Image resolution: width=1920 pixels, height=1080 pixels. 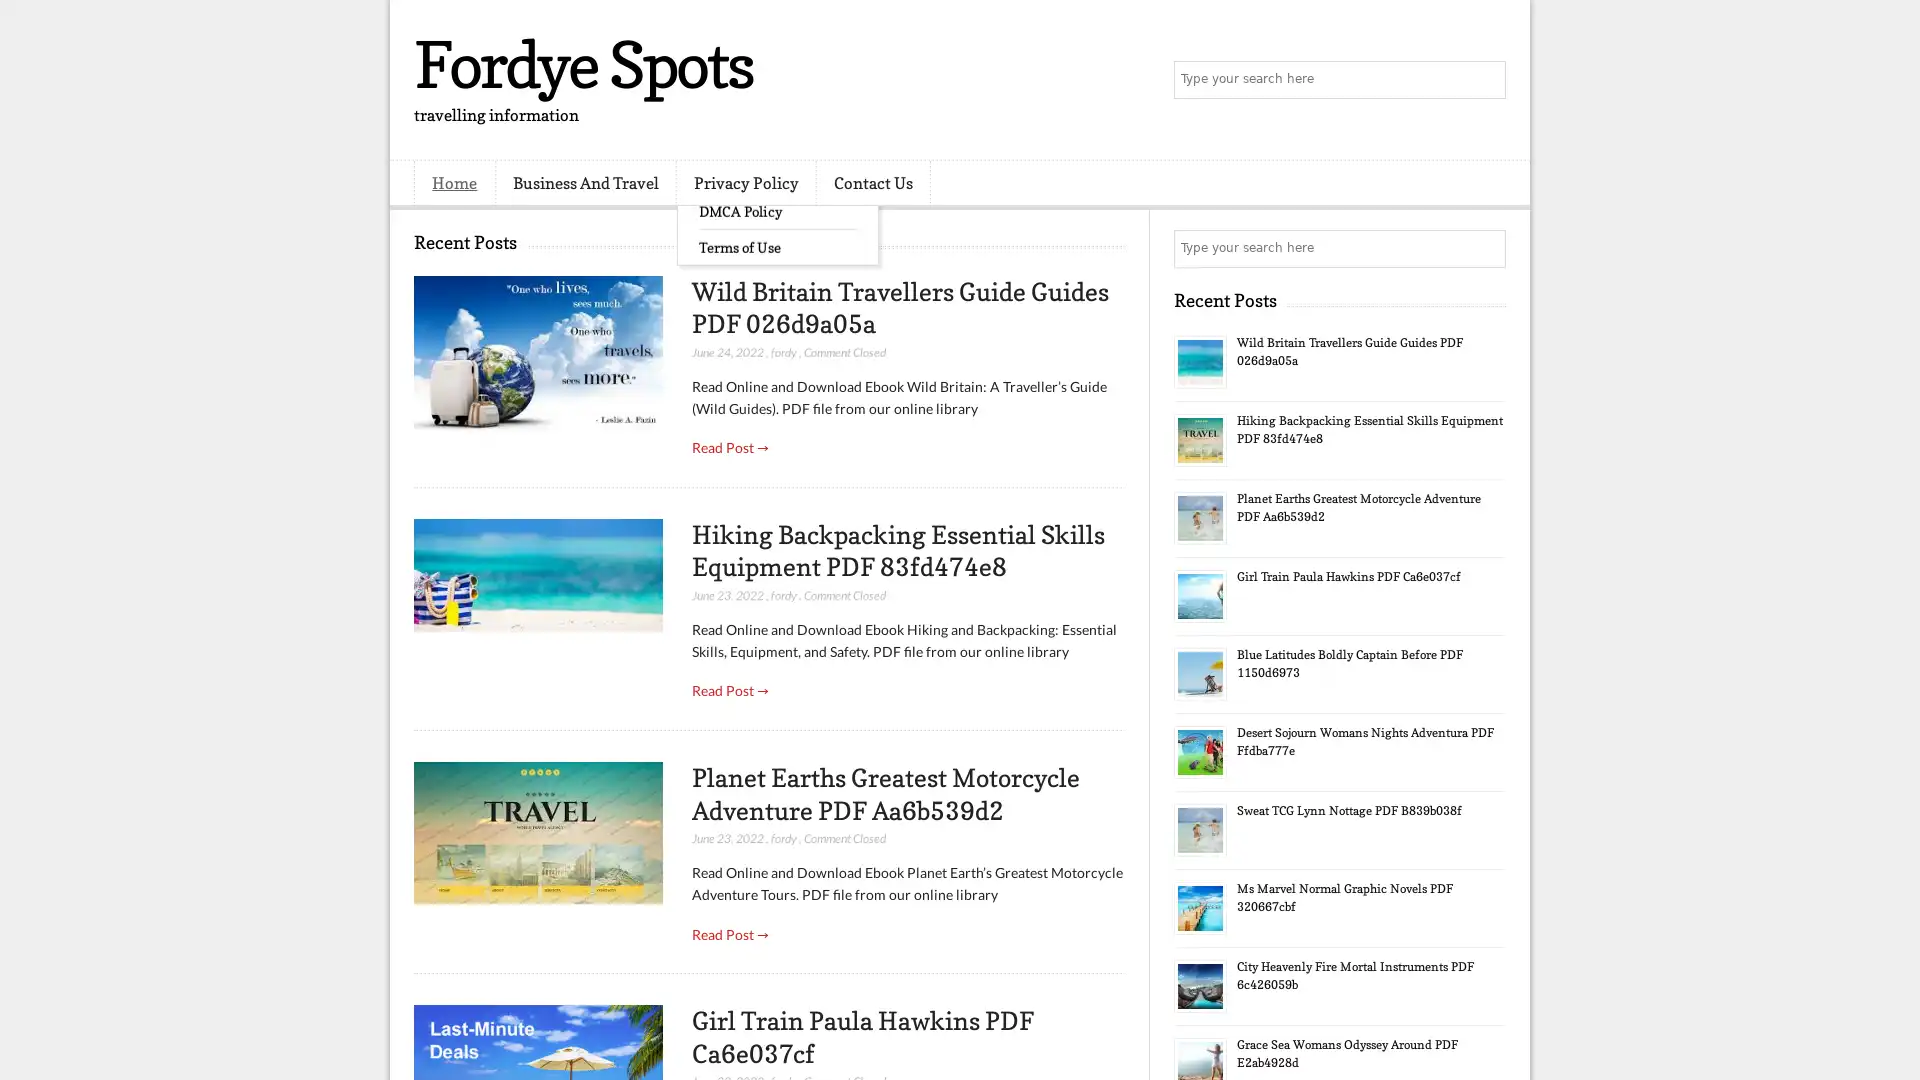 I want to click on Search, so click(x=1485, y=80).